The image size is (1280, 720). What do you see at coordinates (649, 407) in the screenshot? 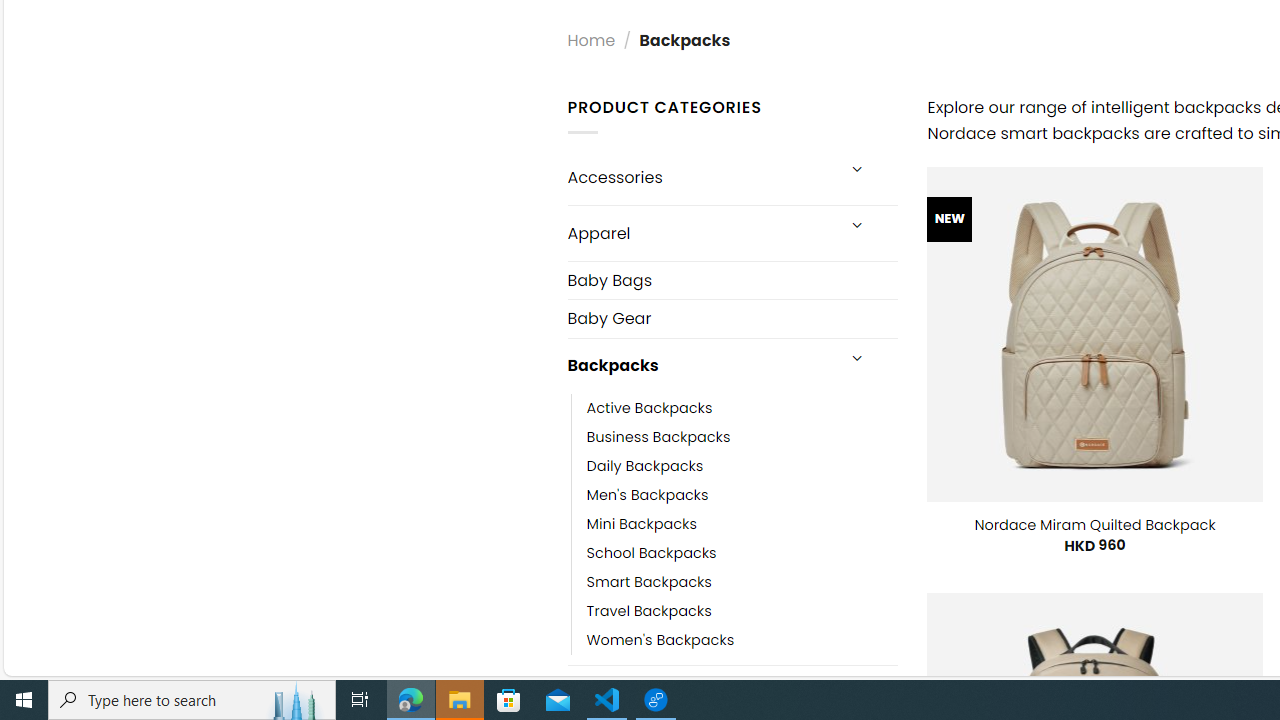
I see `'Active Backpacks'` at bounding box center [649, 407].